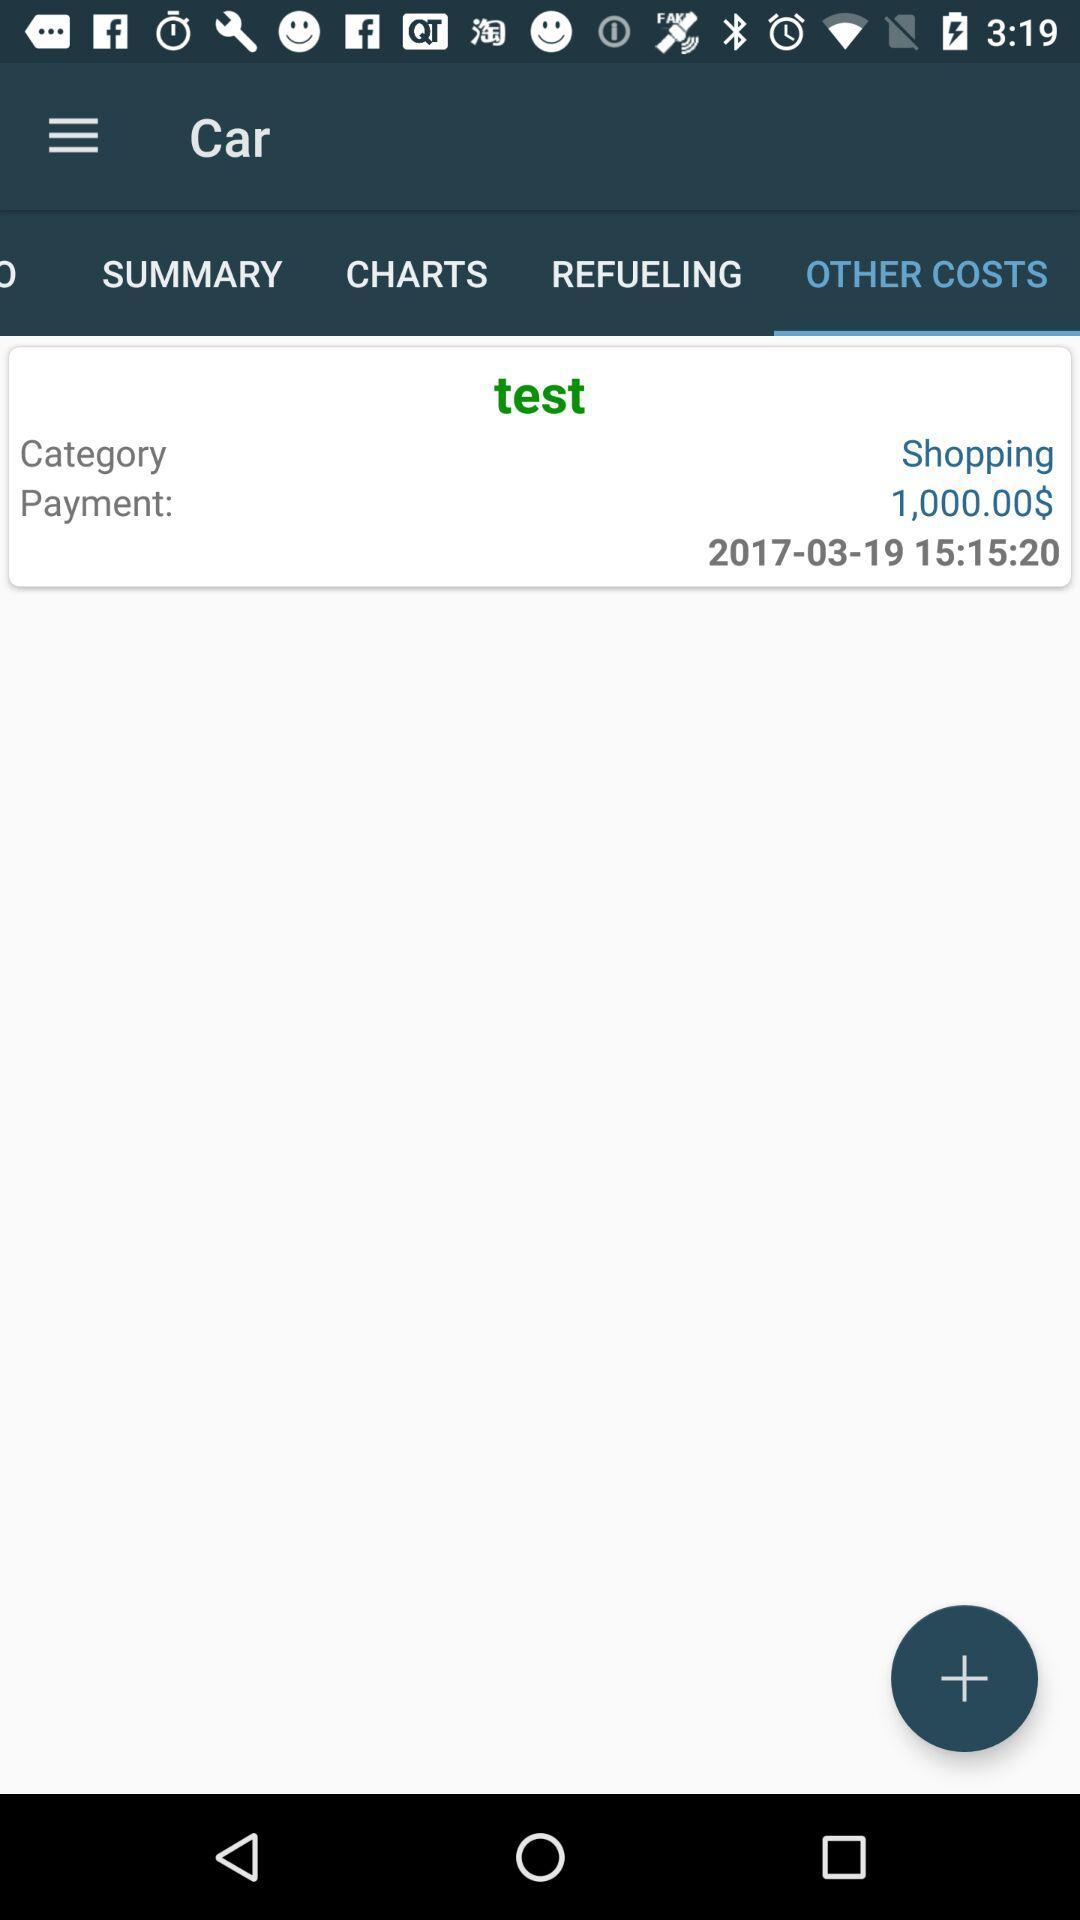 The width and height of the screenshot is (1080, 1920). Describe the element at coordinates (792, 501) in the screenshot. I see `1,000.00$ icon` at that location.